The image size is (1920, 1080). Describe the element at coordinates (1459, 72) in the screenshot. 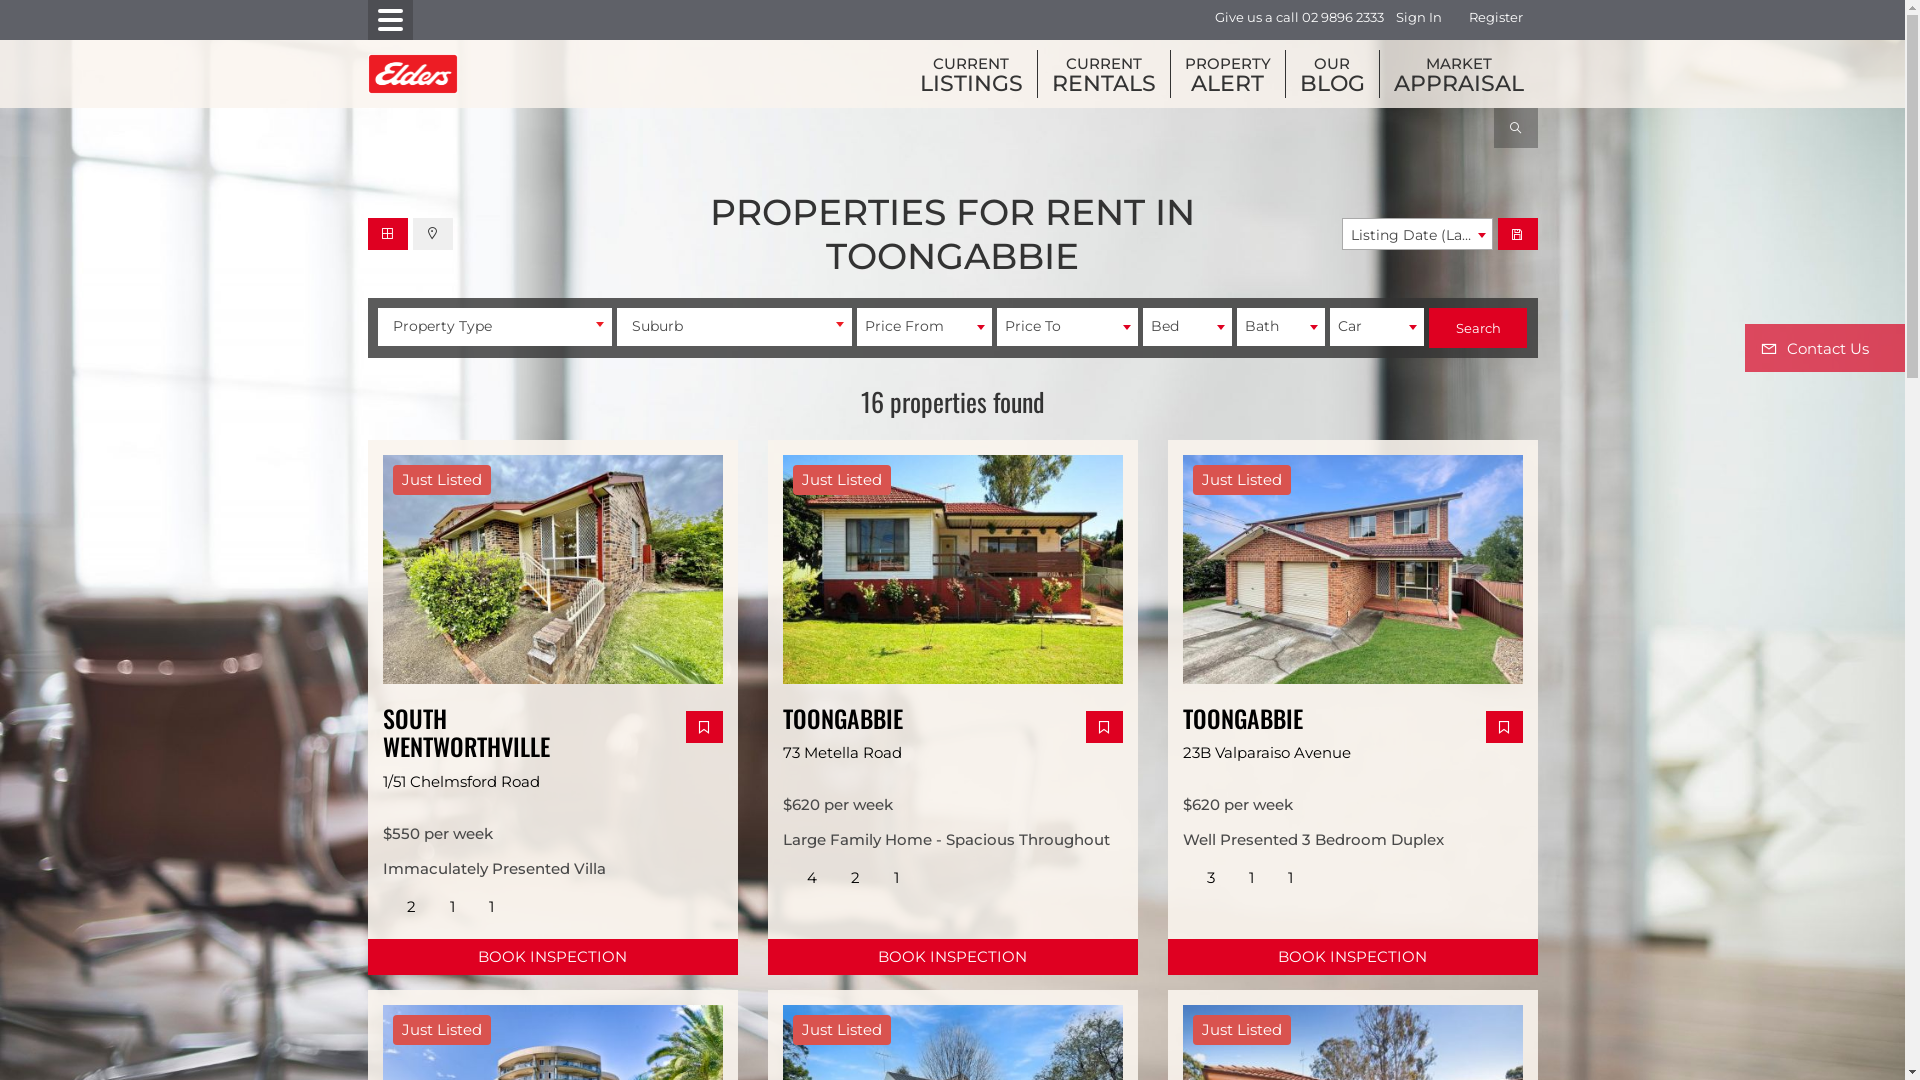

I see `'MARKET` at that location.